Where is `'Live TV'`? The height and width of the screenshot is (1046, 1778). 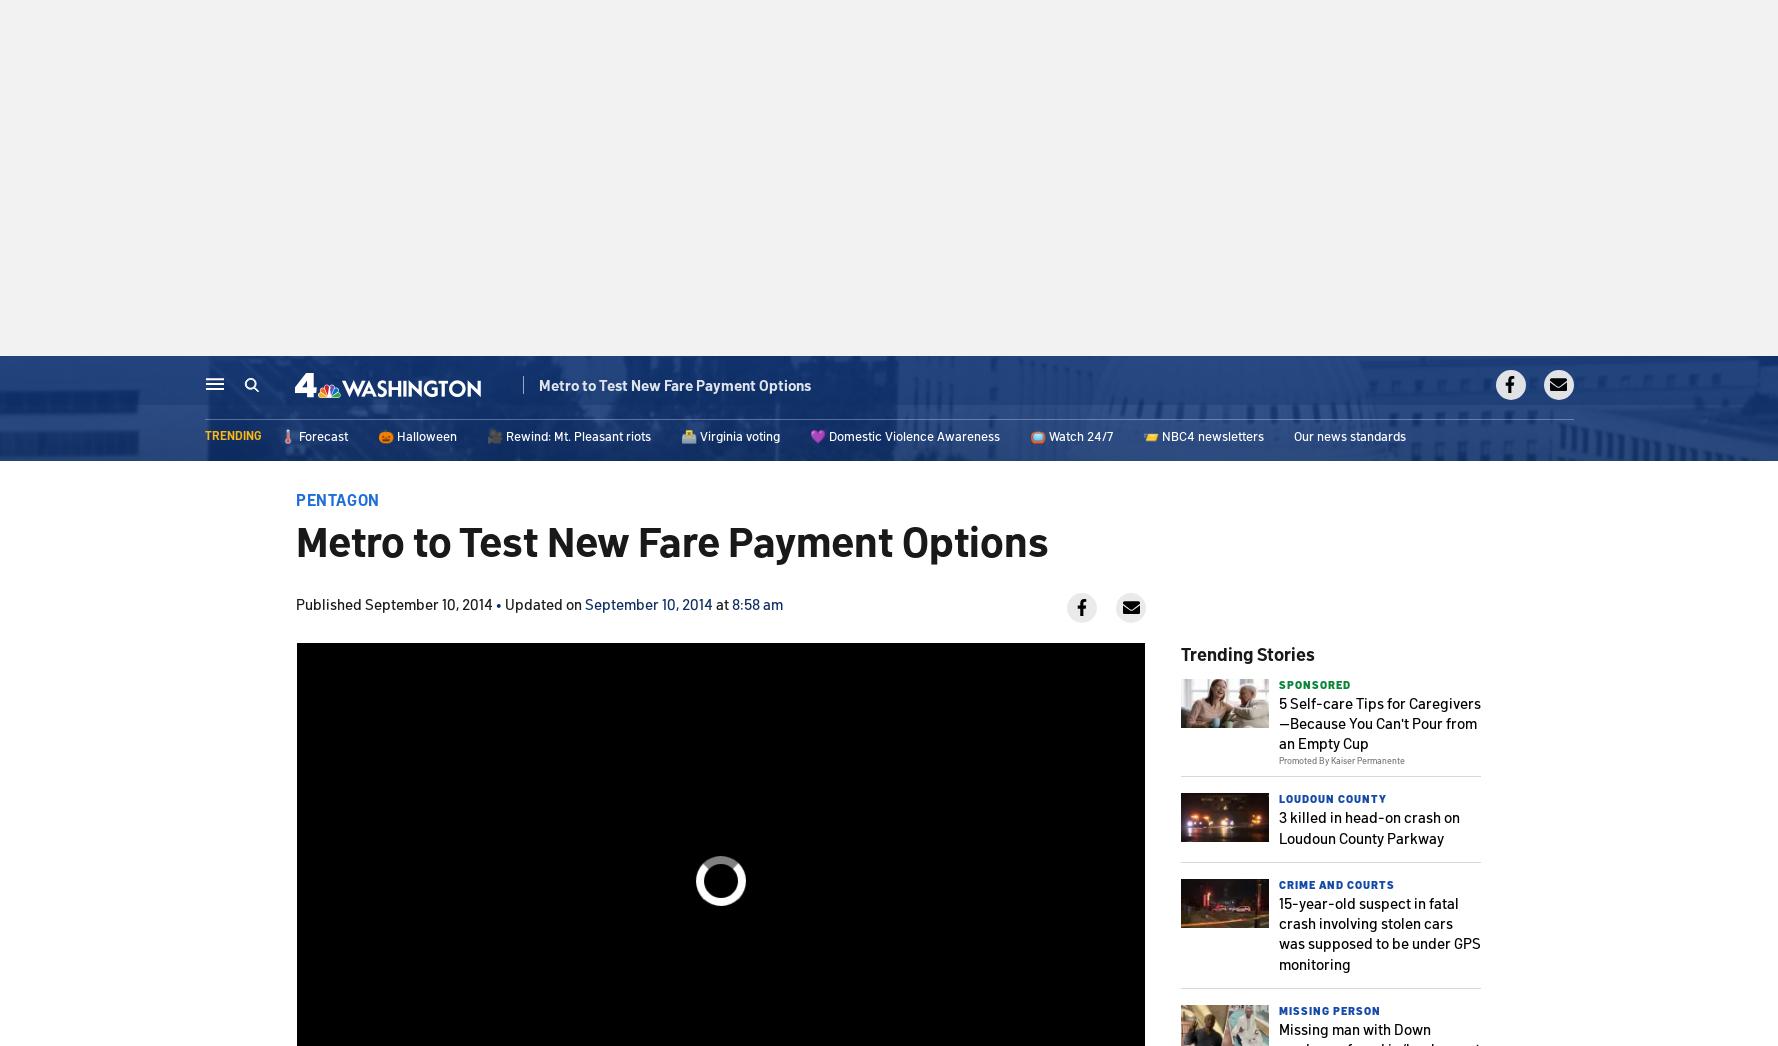
'Live TV' is located at coordinates (1512, 388).